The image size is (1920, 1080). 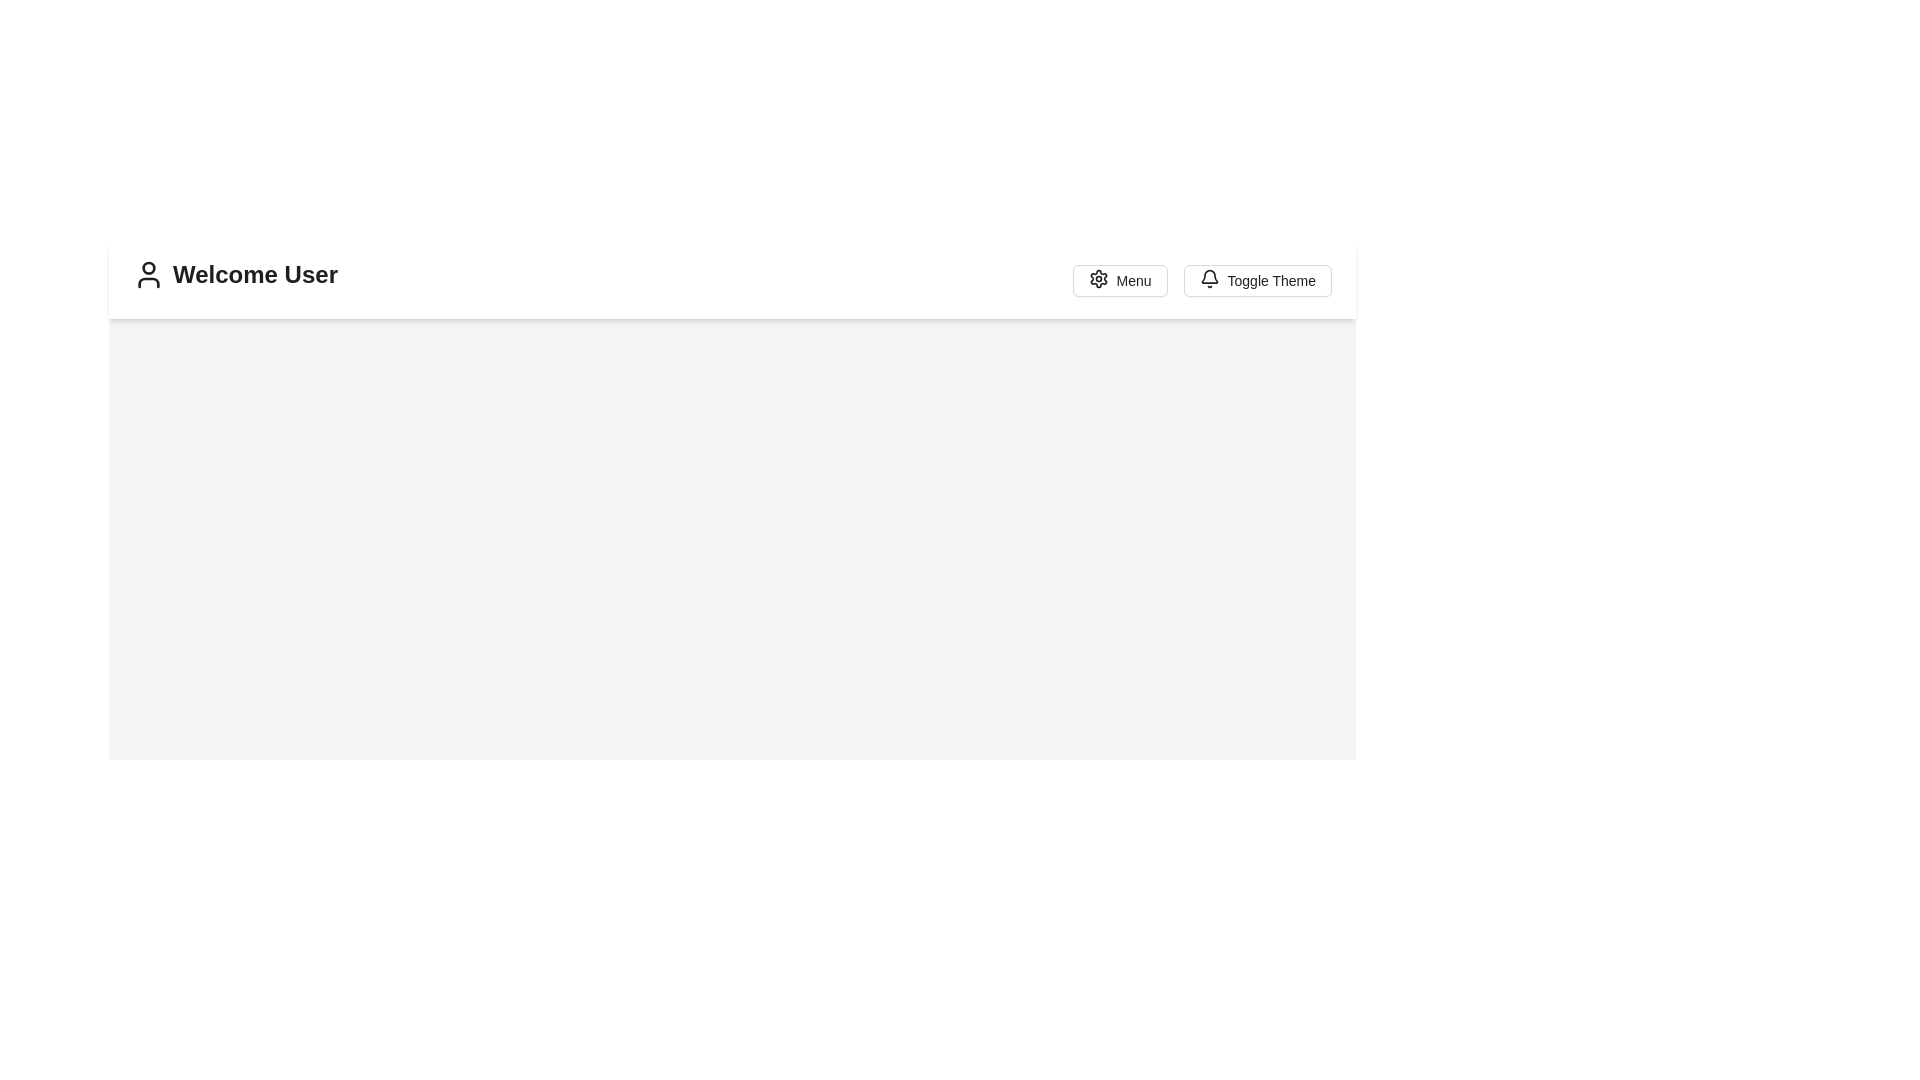 What do you see at coordinates (1133, 281) in the screenshot?
I see `the 'Menu' text label within the outlined button located in the top-right corner of the interface` at bounding box center [1133, 281].